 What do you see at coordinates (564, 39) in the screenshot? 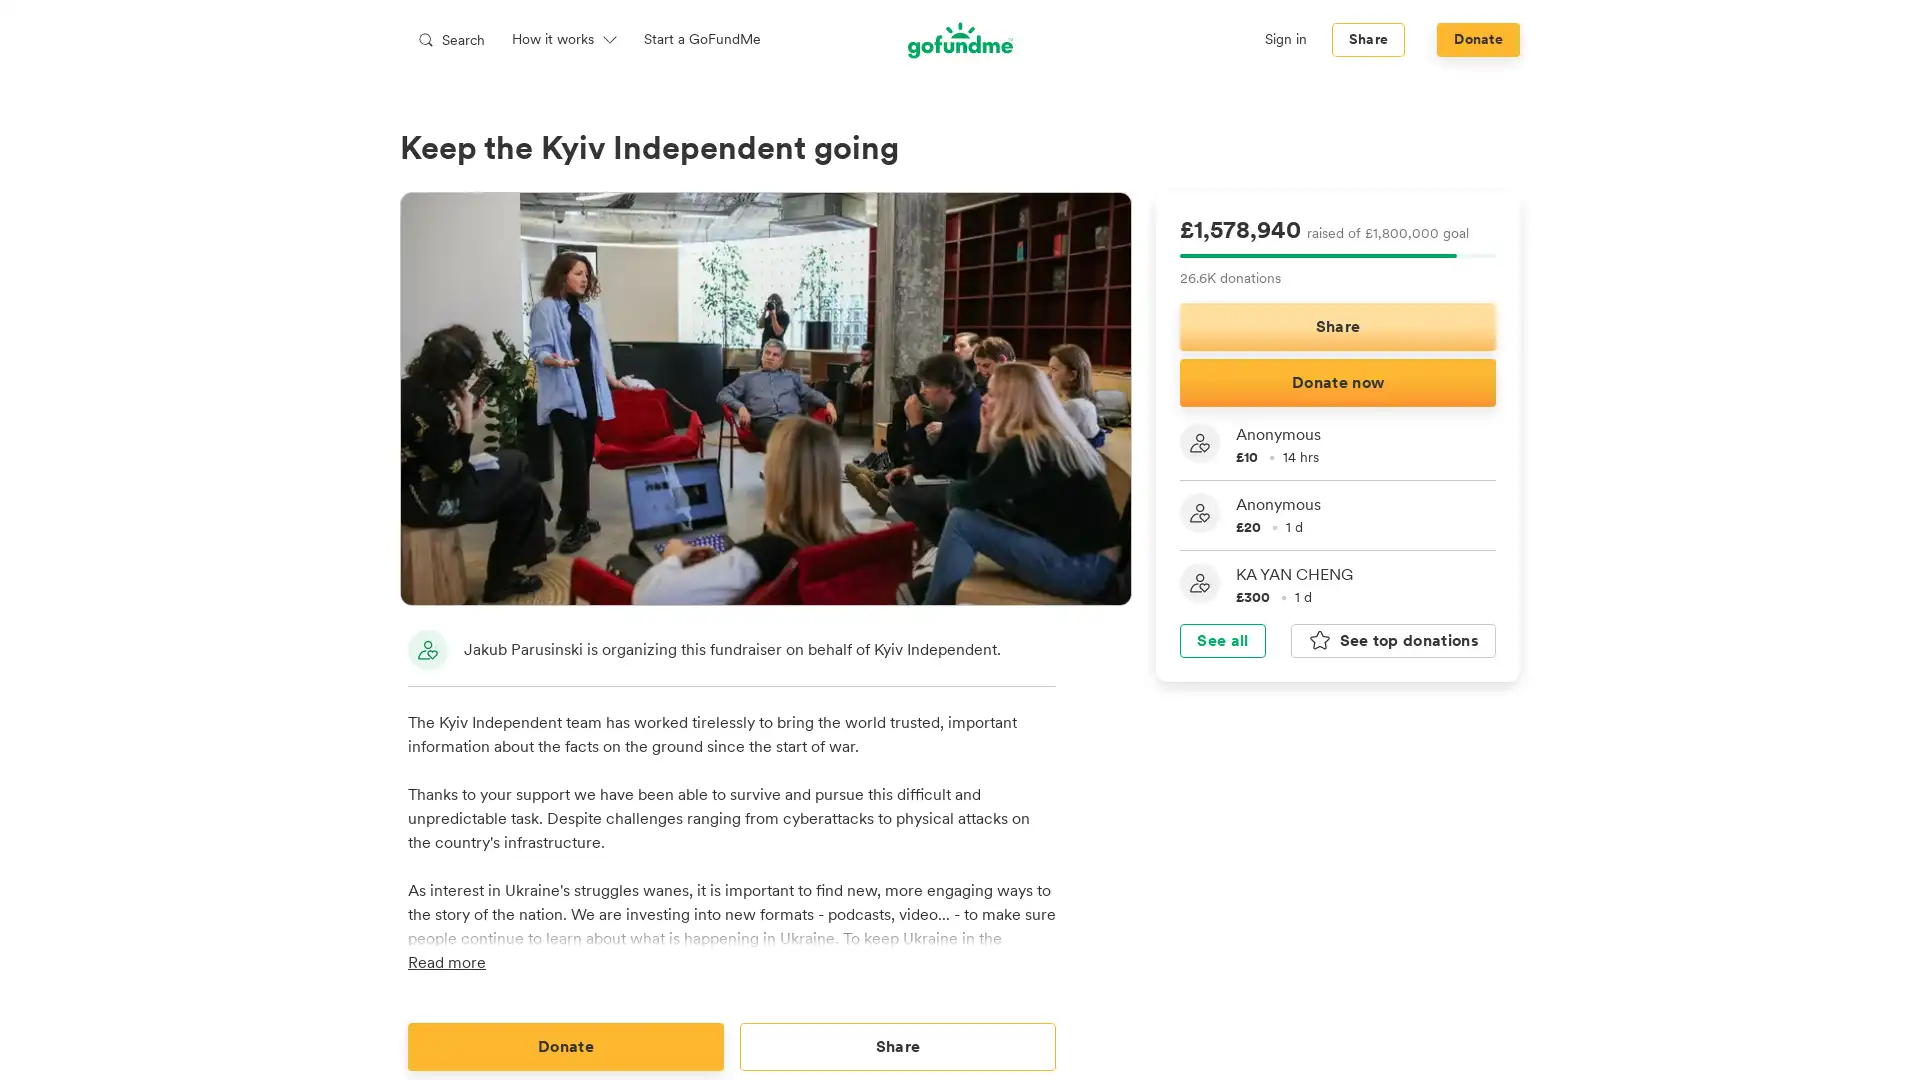
I see `How it works` at bounding box center [564, 39].